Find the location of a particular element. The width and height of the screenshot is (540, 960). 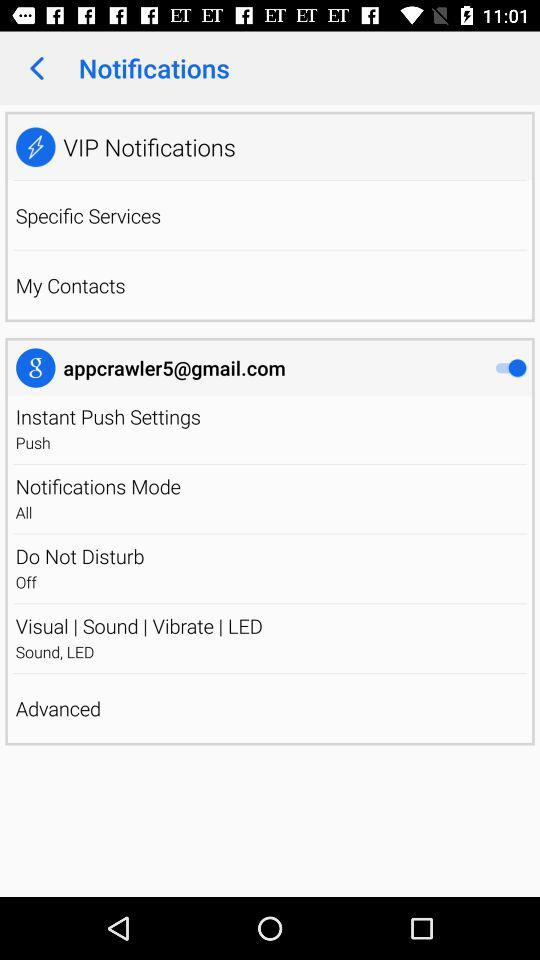

item above the do not disturb app is located at coordinates (270, 533).